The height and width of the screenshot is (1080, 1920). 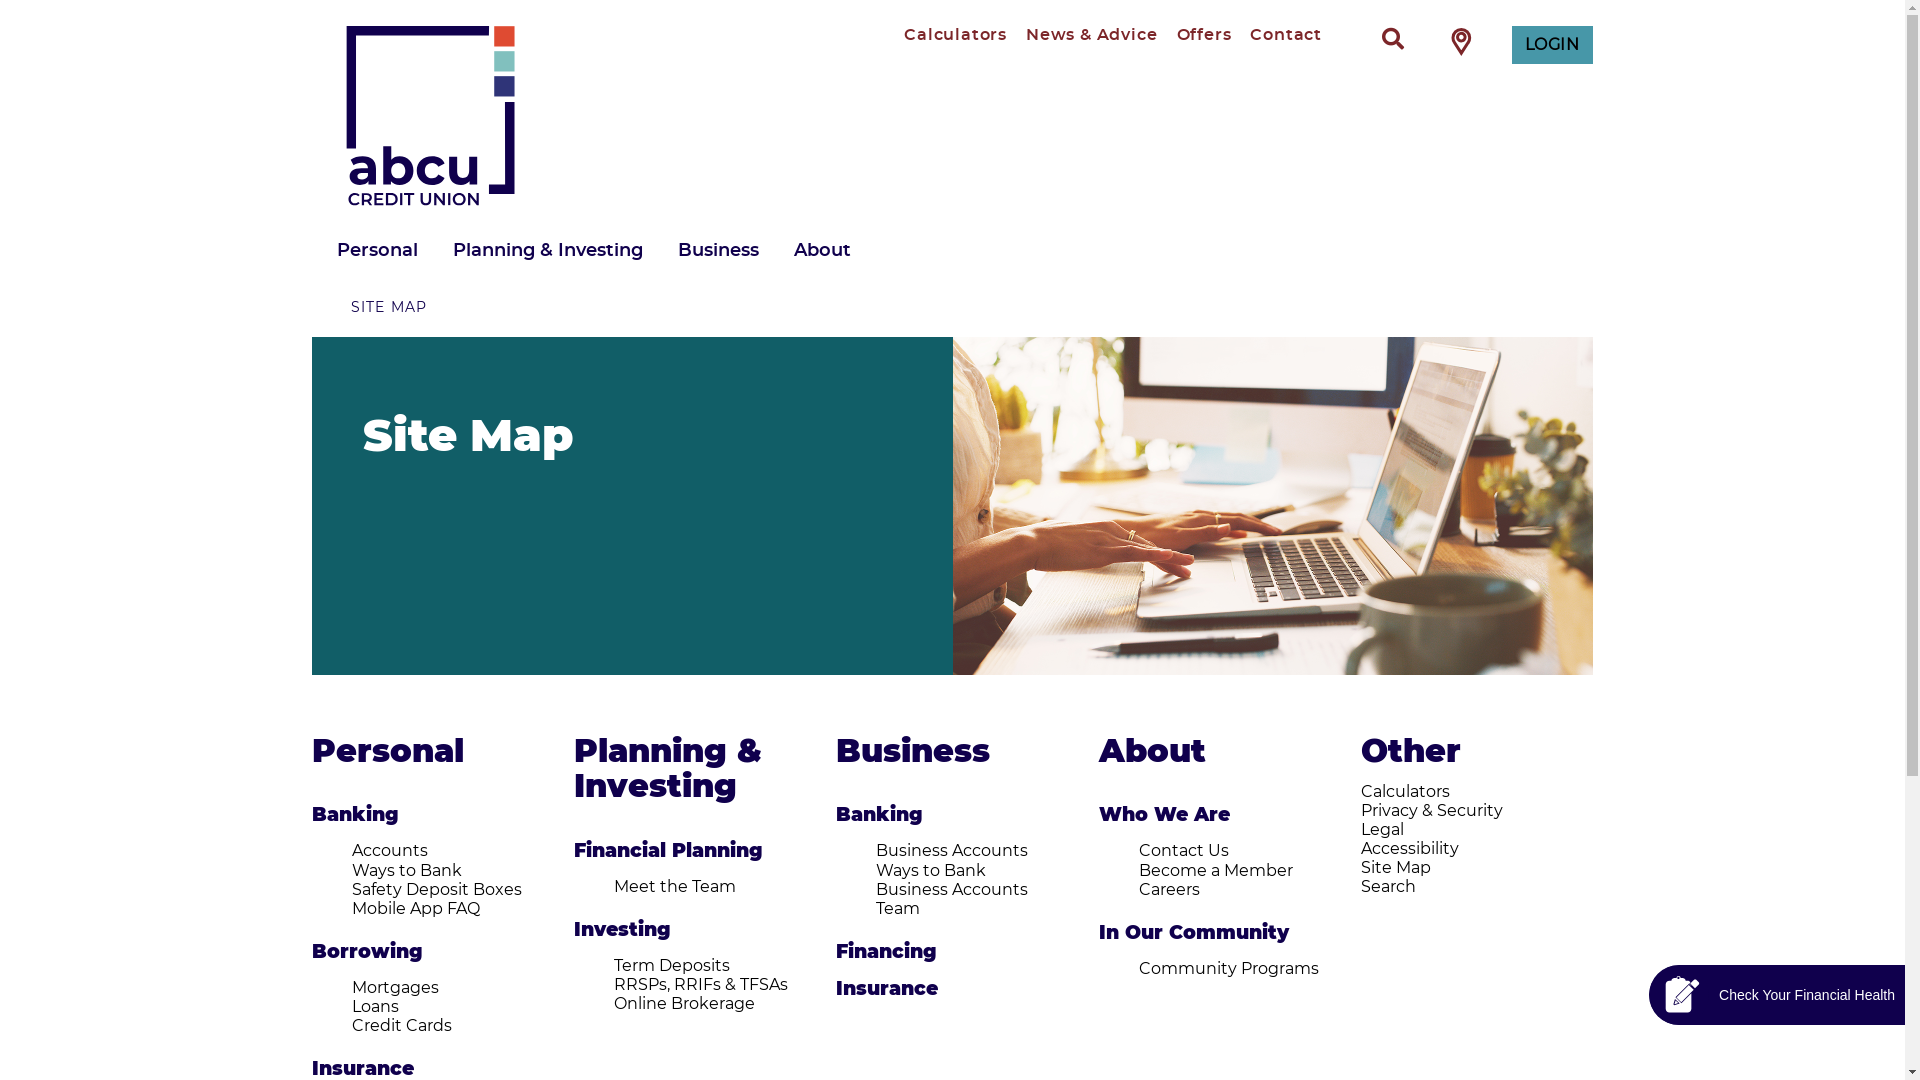 I want to click on 'Contact', so click(x=1286, y=34).